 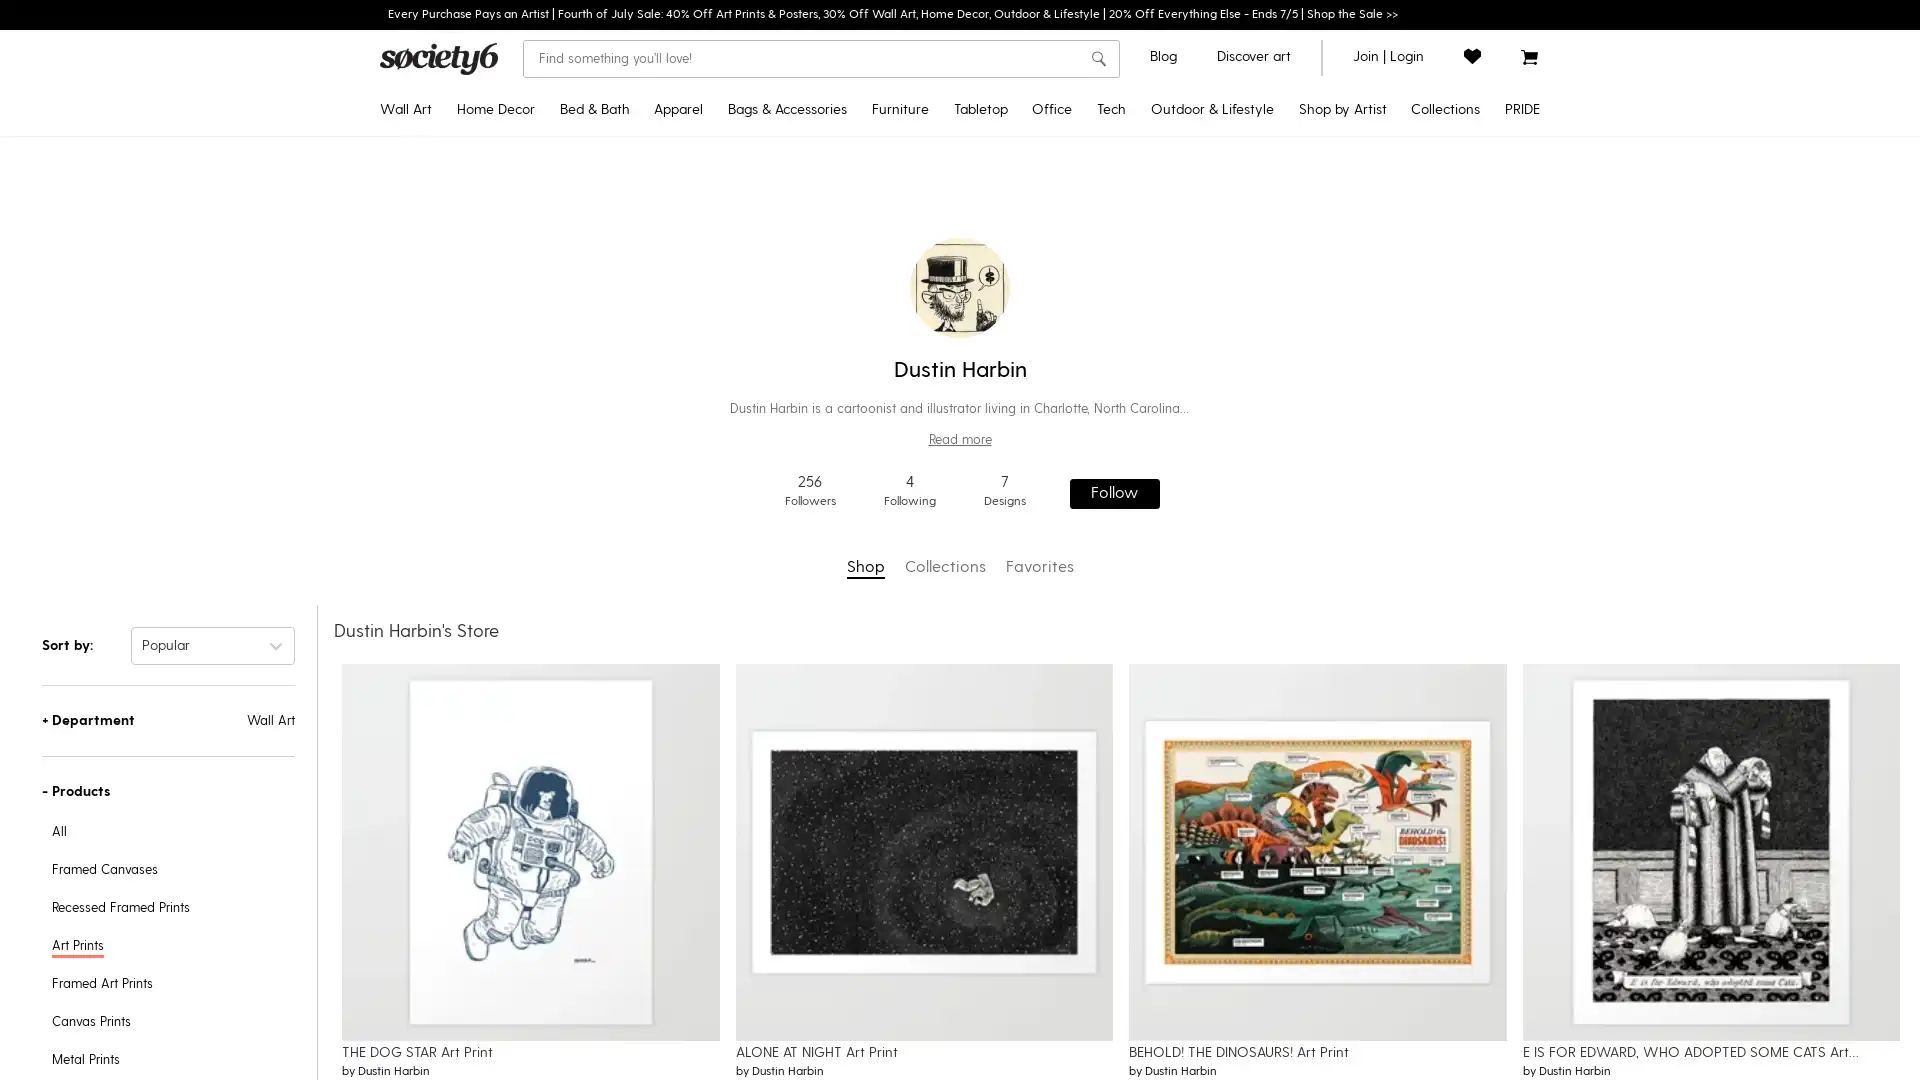 What do you see at coordinates (1371, 322) in the screenshot?
I see `Curator's Picks` at bounding box center [1371, 322].